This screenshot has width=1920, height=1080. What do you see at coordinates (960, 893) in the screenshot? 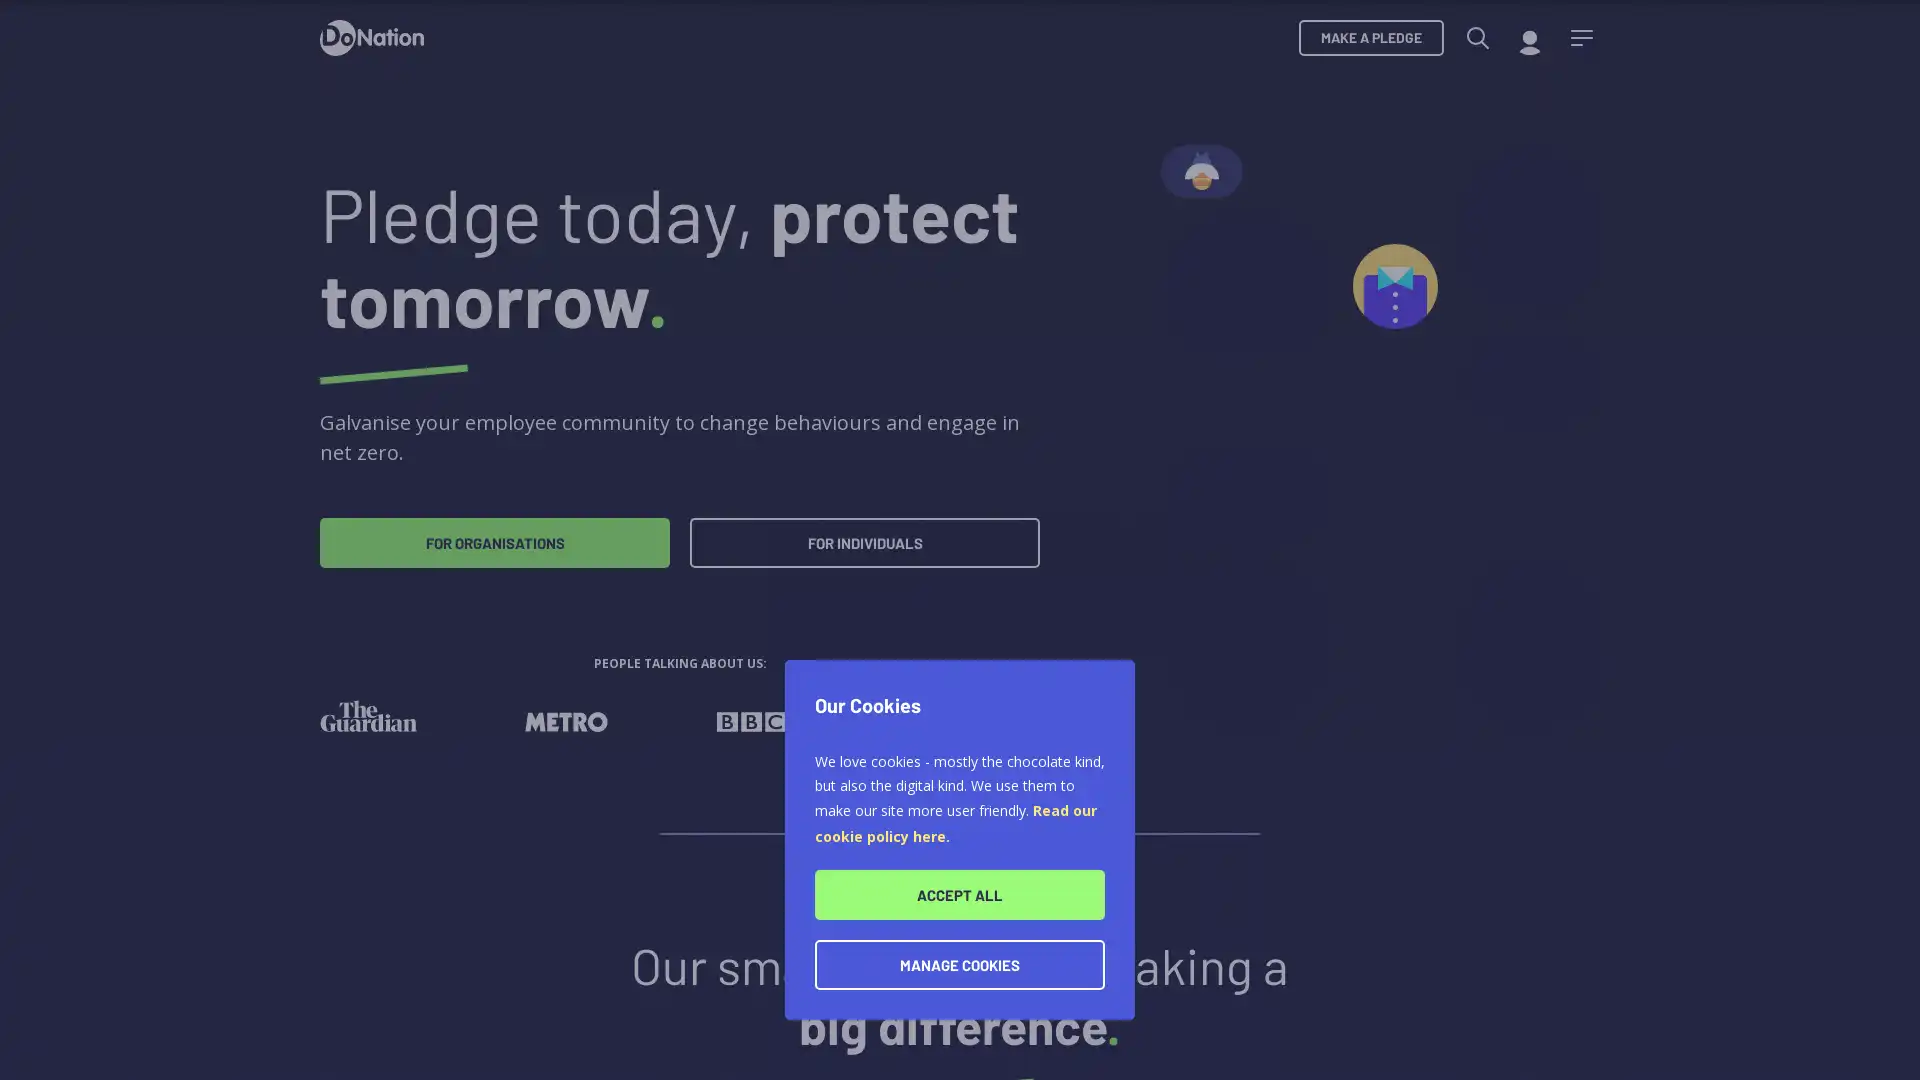
I see `ACCEPT ALL` at bounding box center [960, 893].